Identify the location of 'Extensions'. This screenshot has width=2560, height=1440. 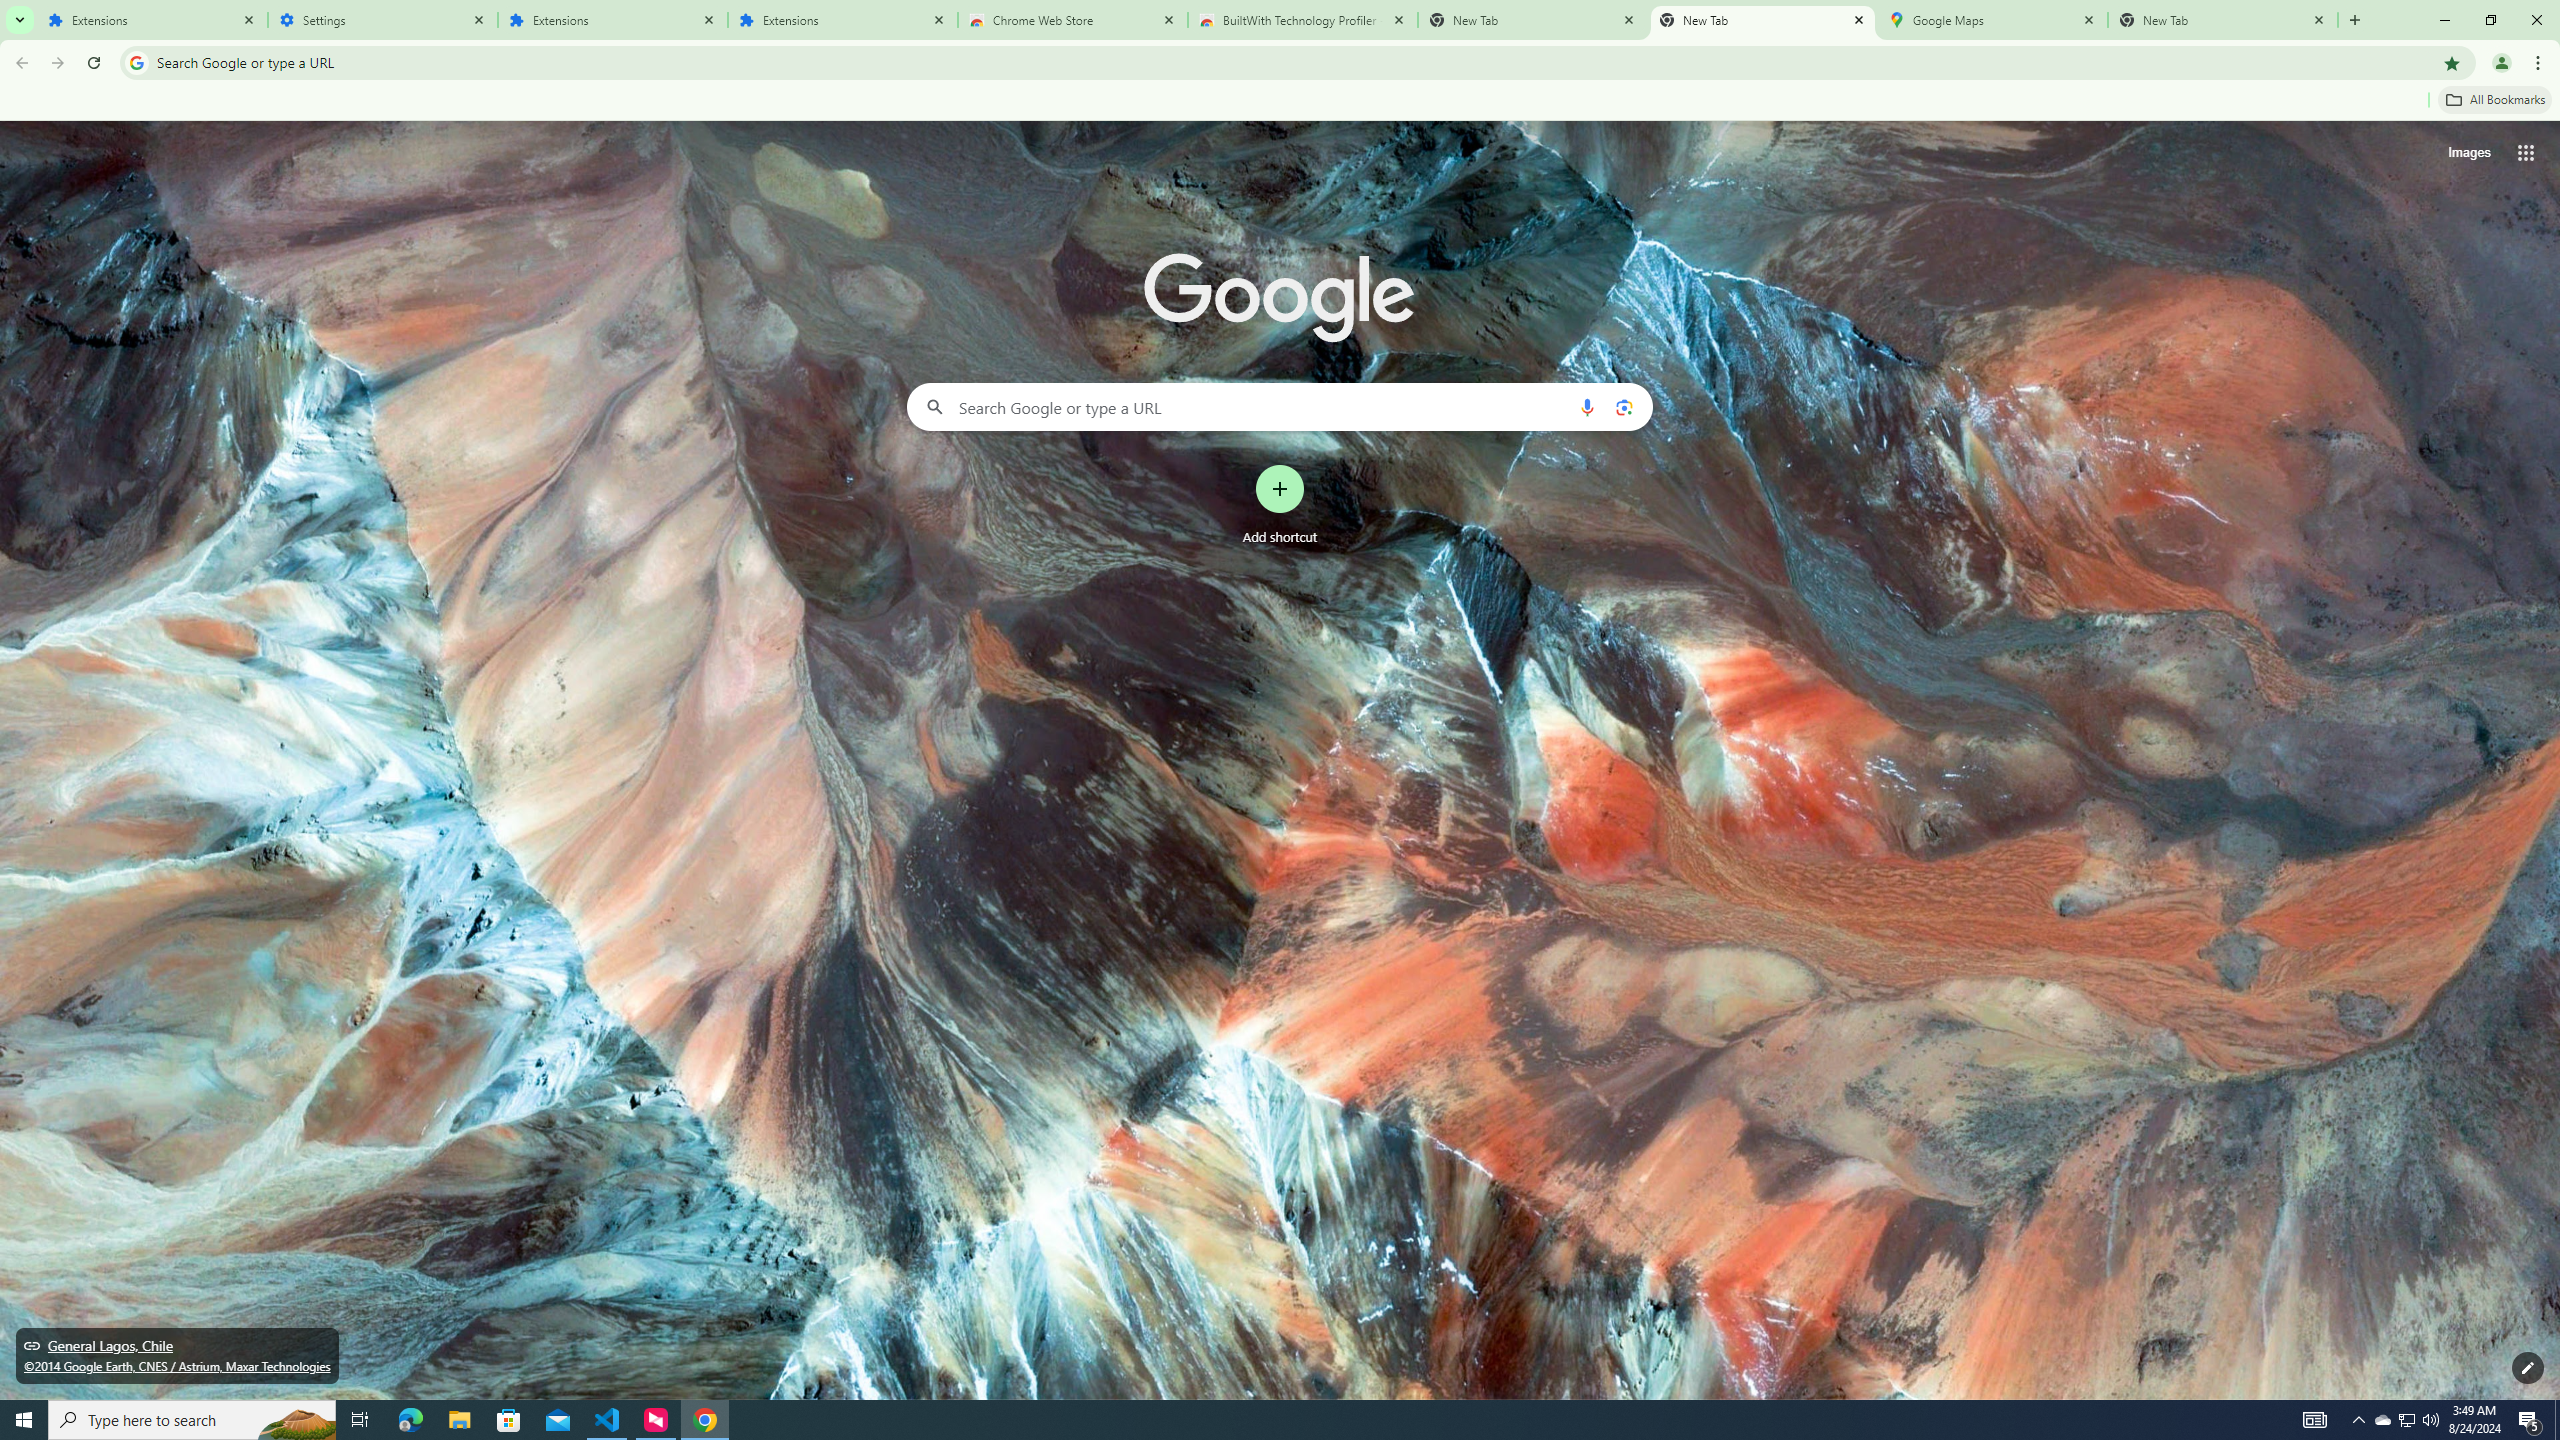
(151, 19).